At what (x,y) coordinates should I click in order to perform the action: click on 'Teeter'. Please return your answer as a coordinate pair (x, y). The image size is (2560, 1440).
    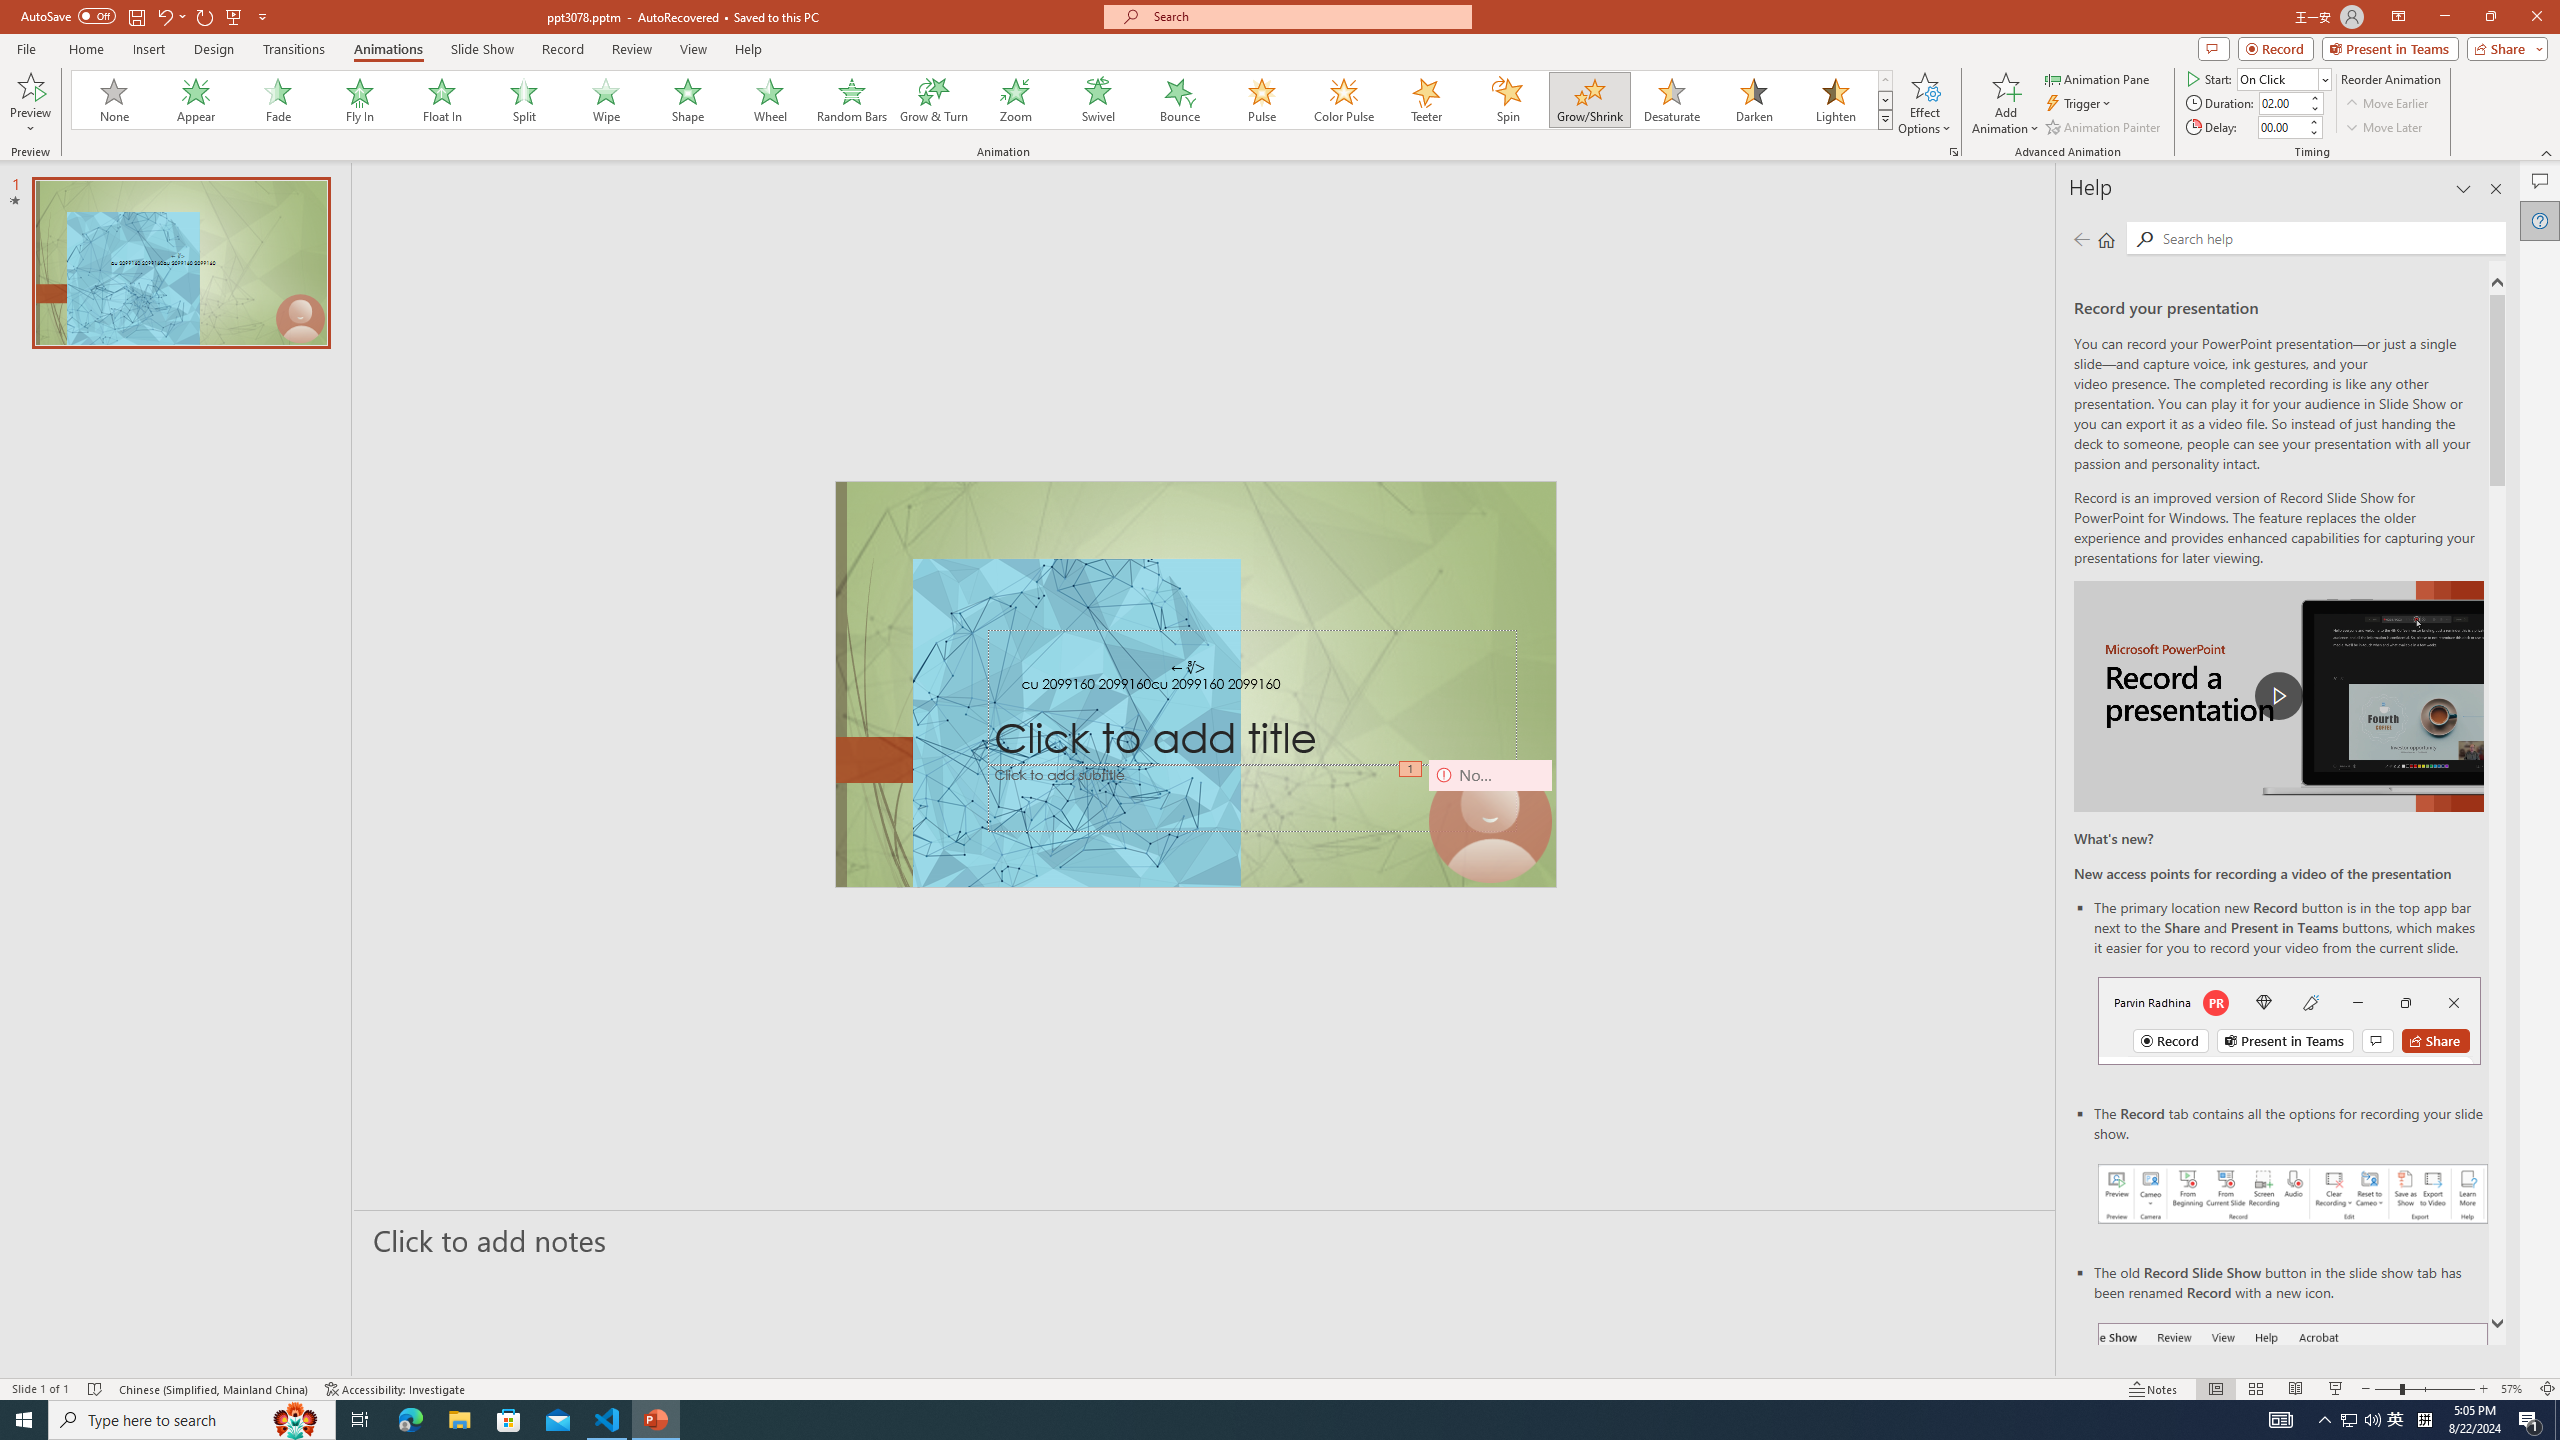
    Looking at the image, I should click on (1424, 99).